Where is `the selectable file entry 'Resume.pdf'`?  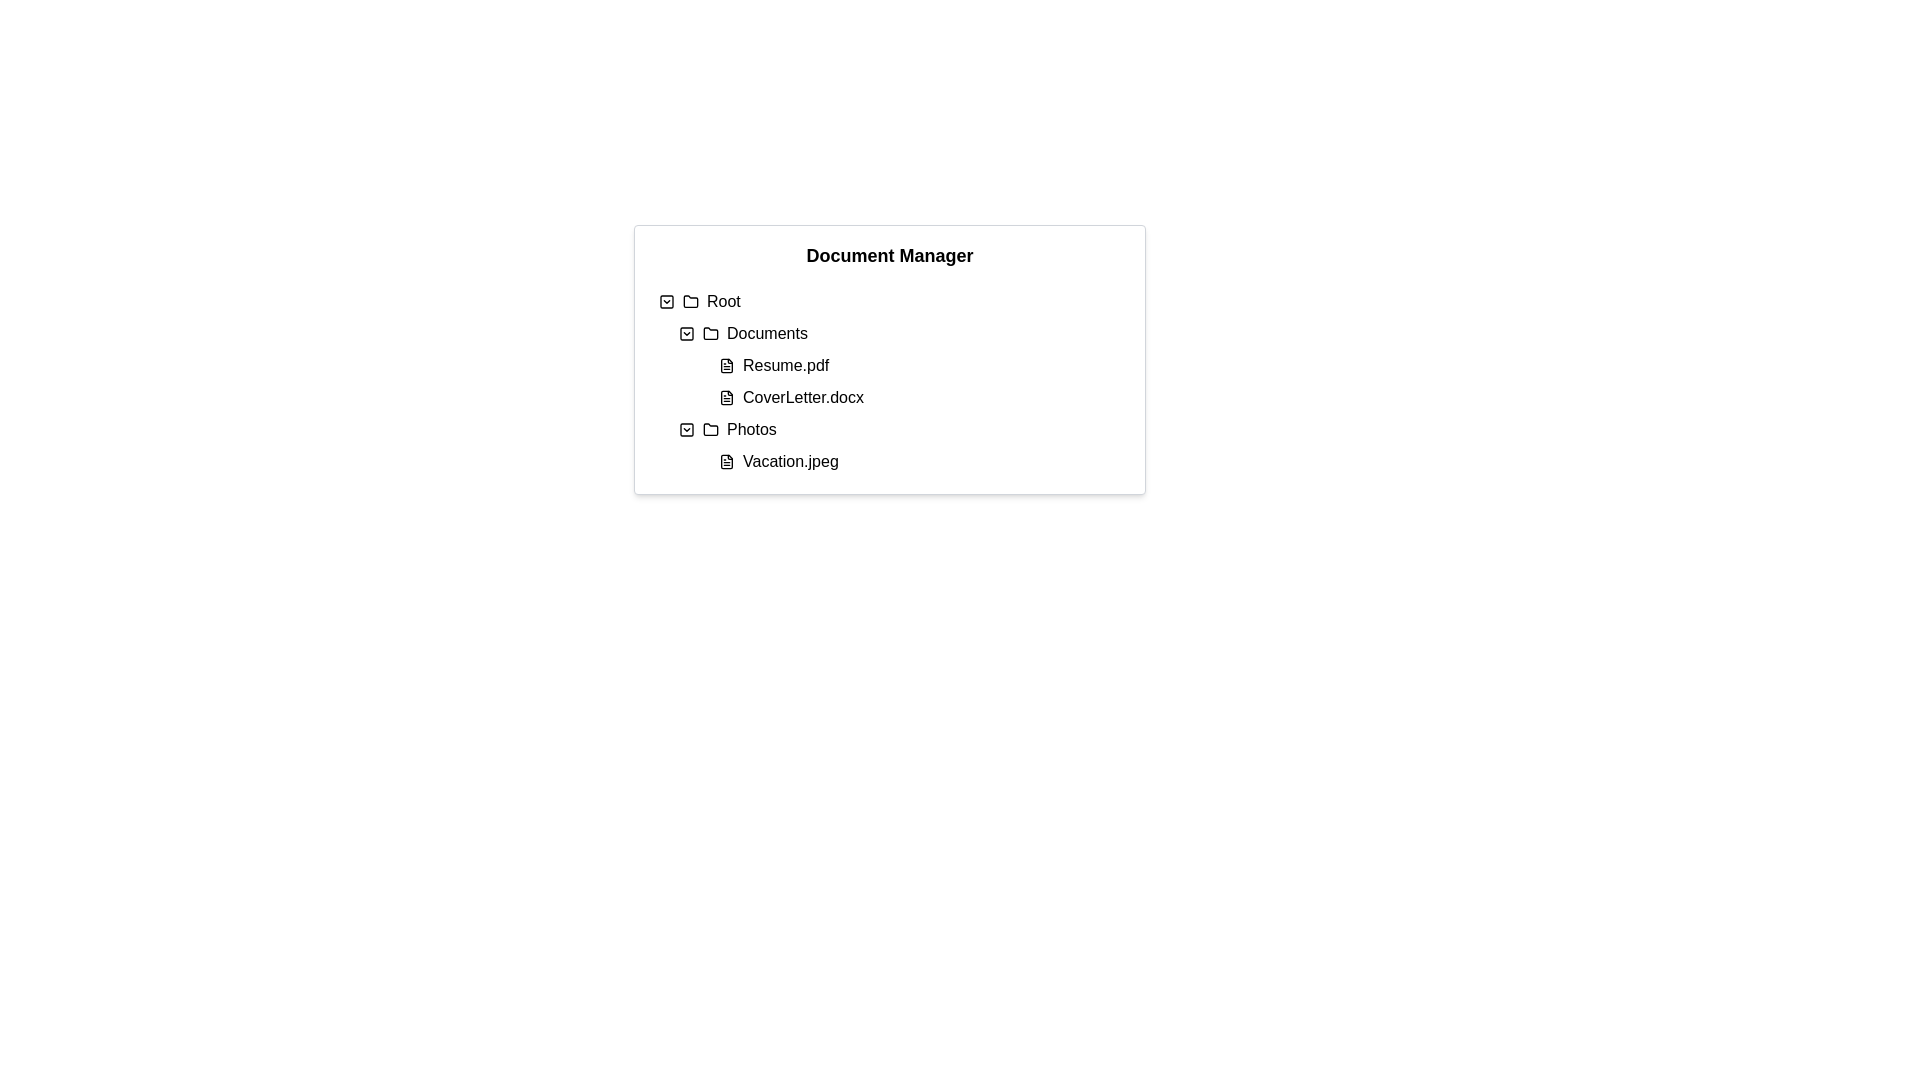
the selectable file entry 'Resume.pdf' is located at coordinates (919, 366).